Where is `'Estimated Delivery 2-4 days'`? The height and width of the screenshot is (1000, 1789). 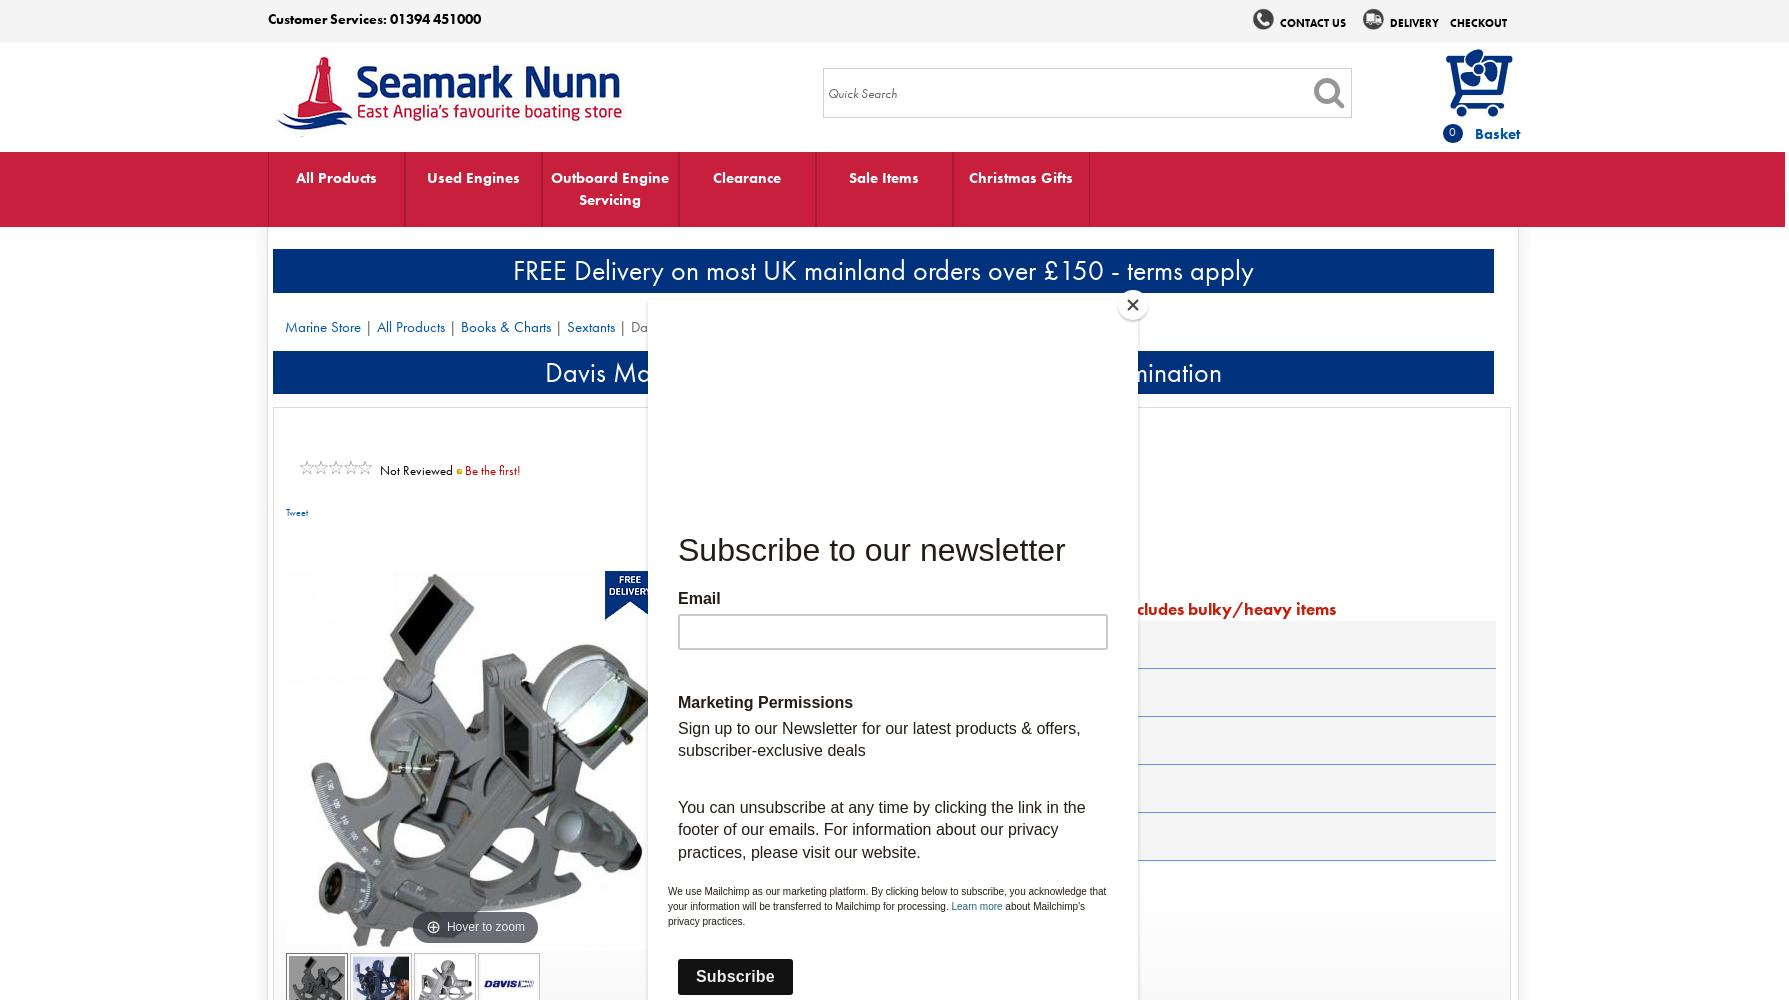 'Estimated Delivery 2-4 days' is located at coordinates (678, 902).